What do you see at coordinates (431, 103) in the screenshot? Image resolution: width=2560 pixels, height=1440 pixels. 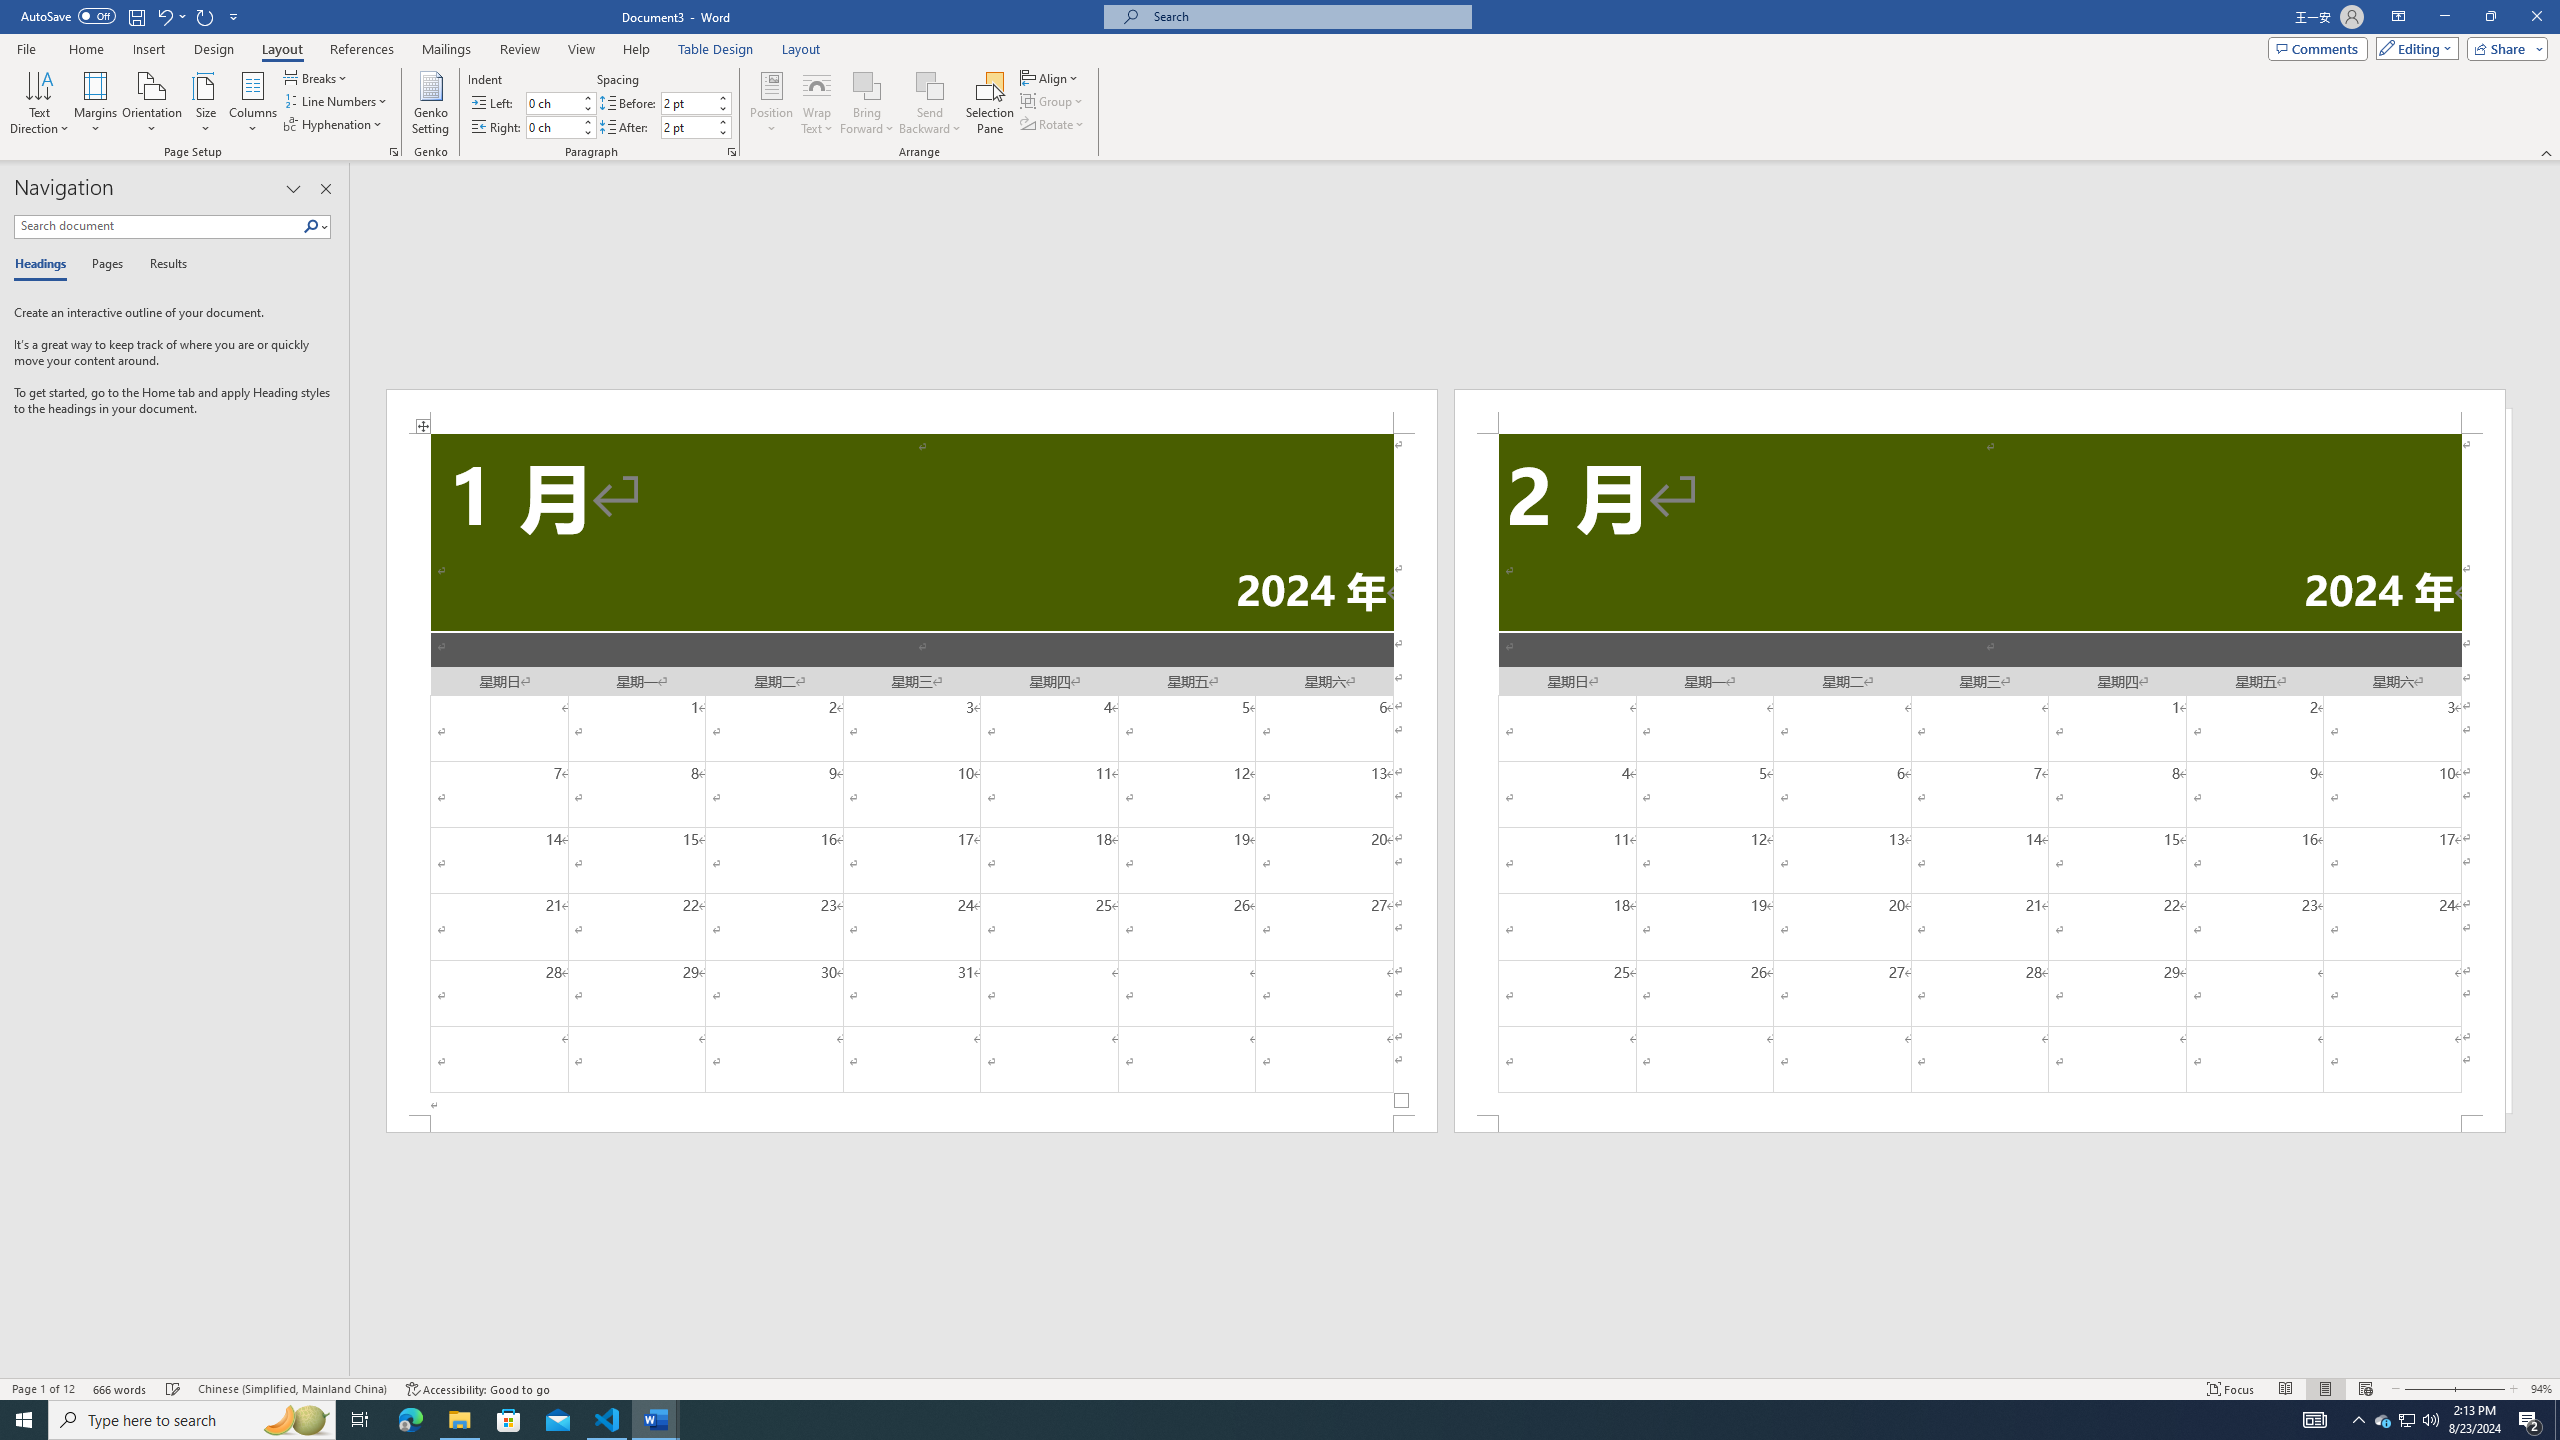 I see `'Genko Setting...'` at bounding box center [431, 103].